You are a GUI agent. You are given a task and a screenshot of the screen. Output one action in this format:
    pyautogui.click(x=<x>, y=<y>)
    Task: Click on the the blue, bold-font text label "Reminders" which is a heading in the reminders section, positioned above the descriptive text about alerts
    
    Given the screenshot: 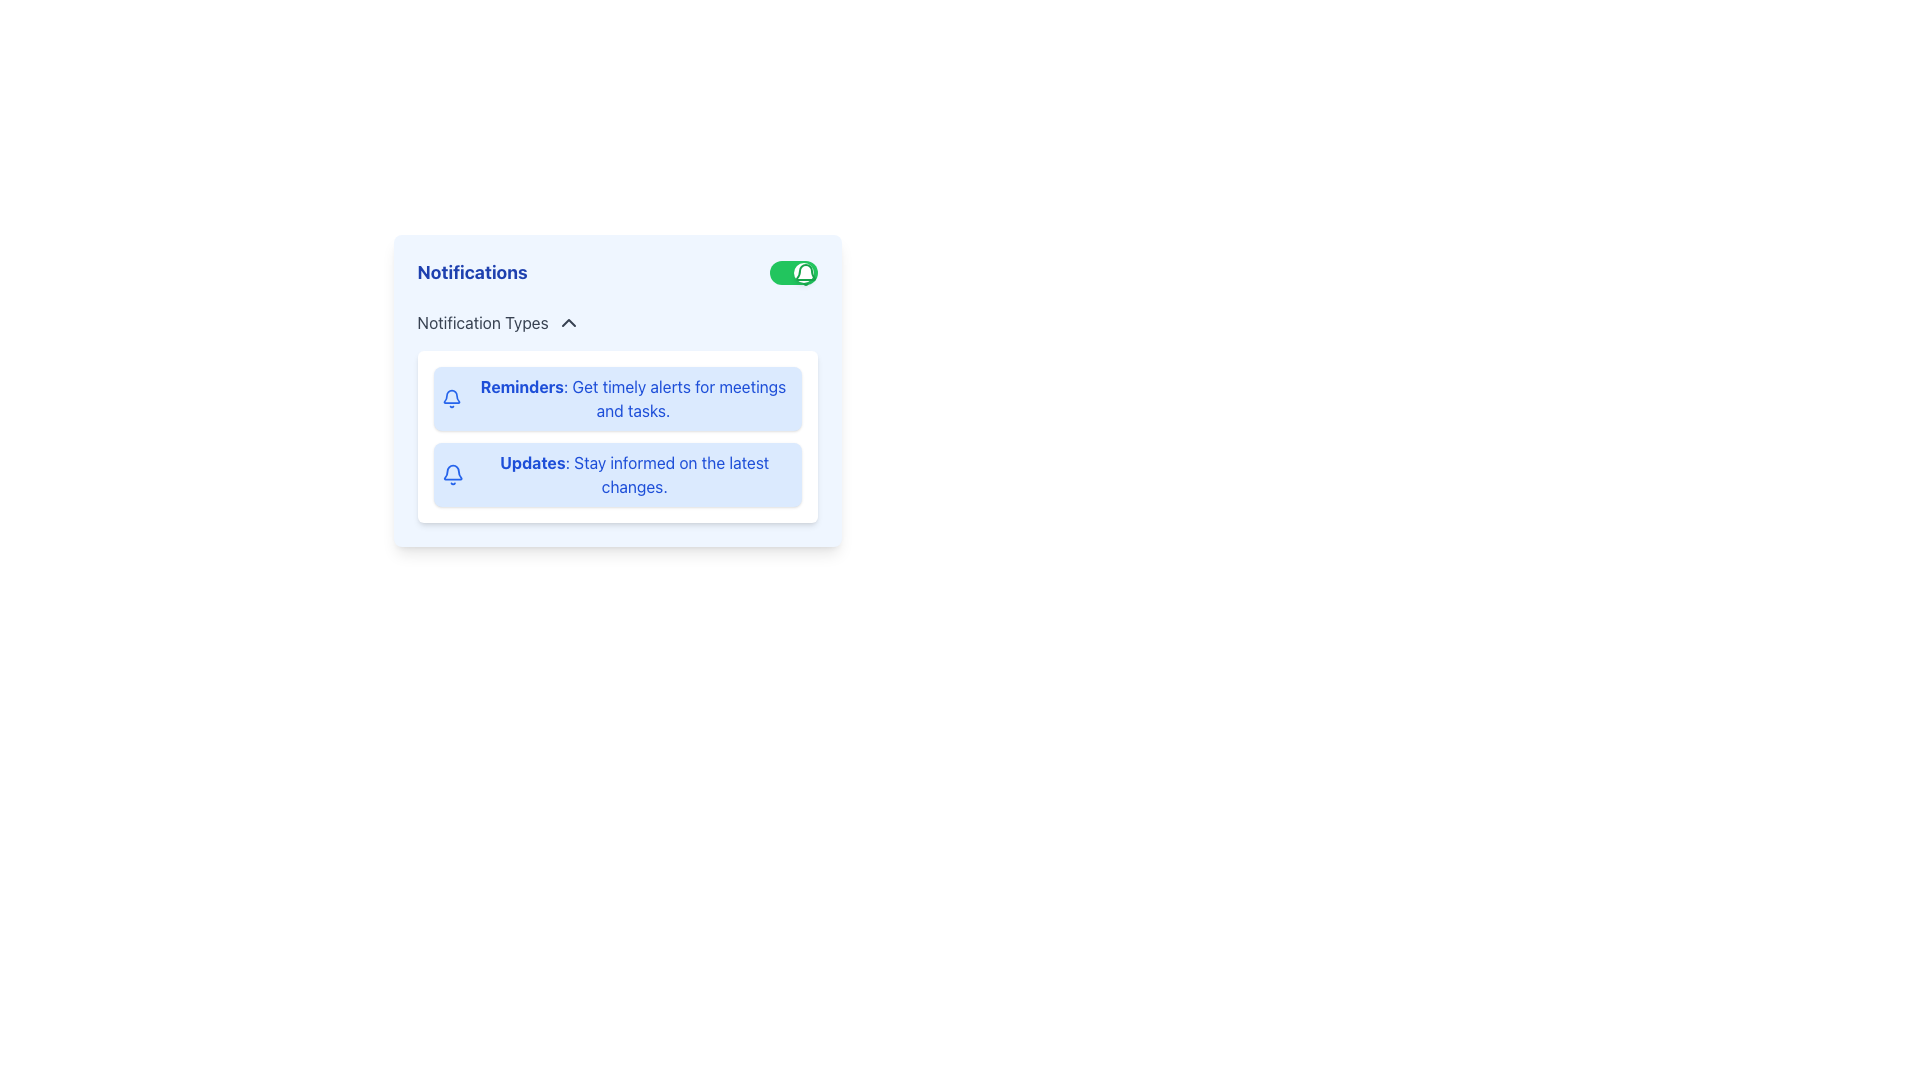 What is the action you would take?
    pyautogui.click(x=522, y=386)
    